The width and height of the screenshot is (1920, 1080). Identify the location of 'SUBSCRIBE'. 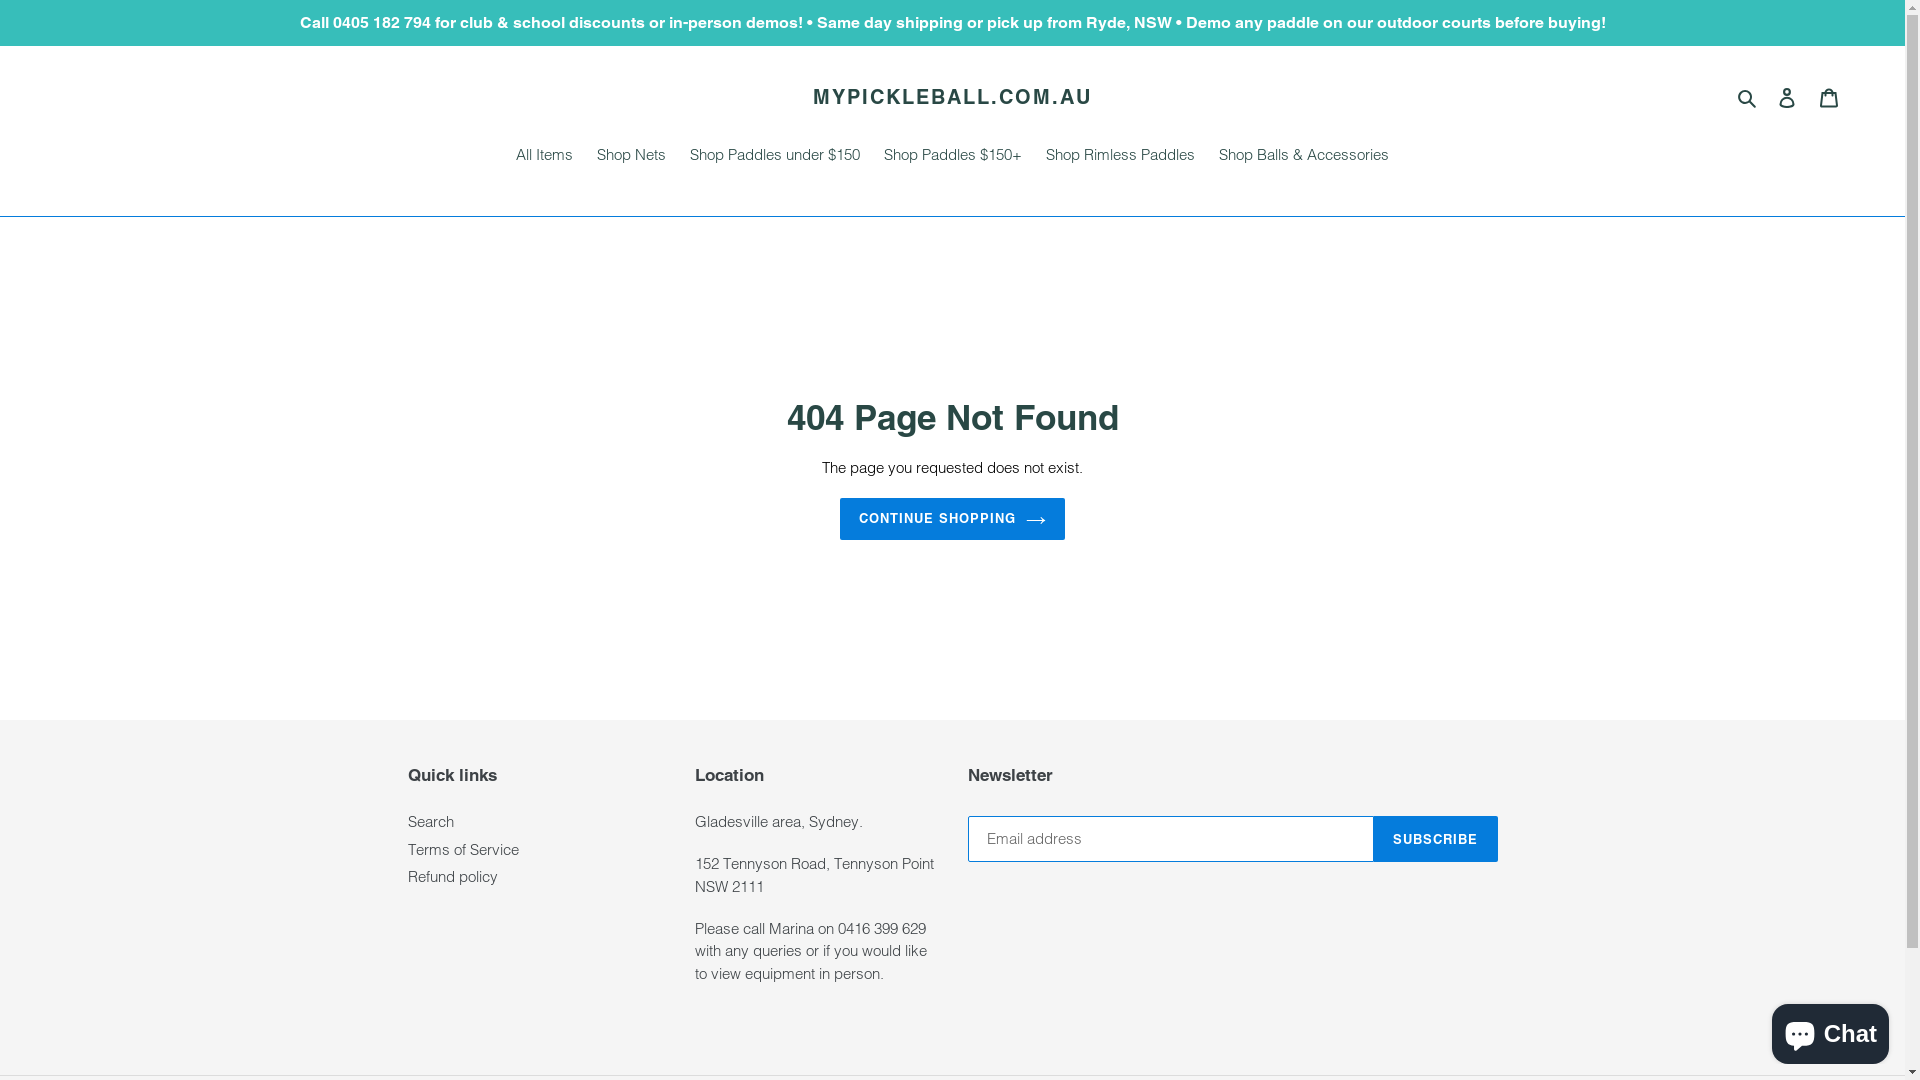
(1434, 839).